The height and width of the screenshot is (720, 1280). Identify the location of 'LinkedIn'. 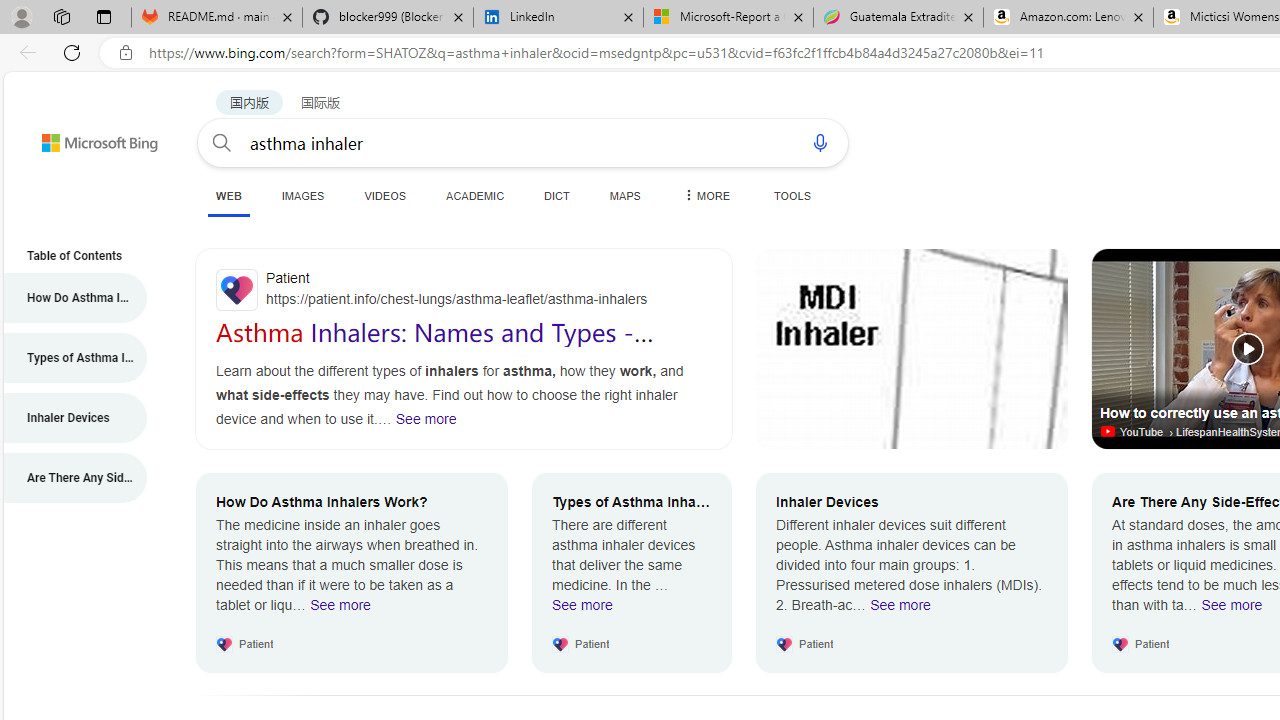
(558, 17).